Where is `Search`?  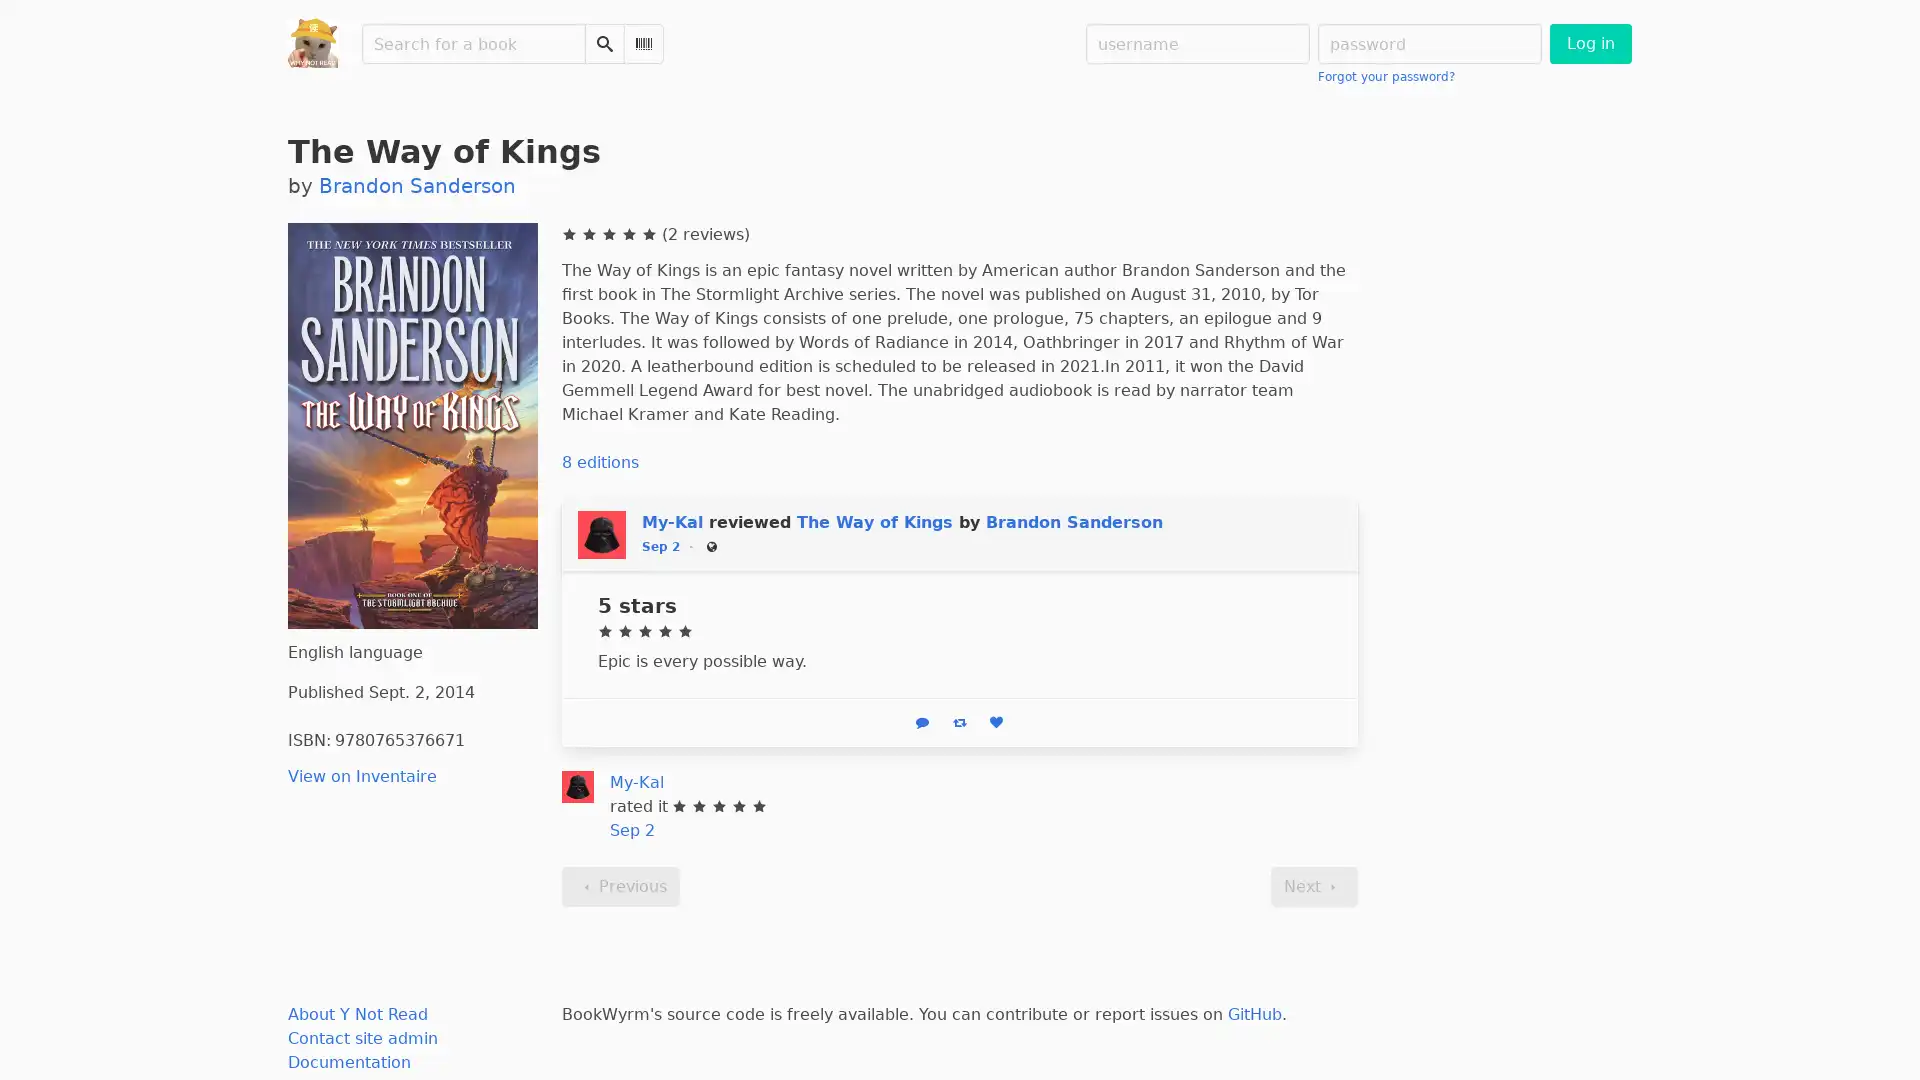 Search is located at coordinates (603, 43).